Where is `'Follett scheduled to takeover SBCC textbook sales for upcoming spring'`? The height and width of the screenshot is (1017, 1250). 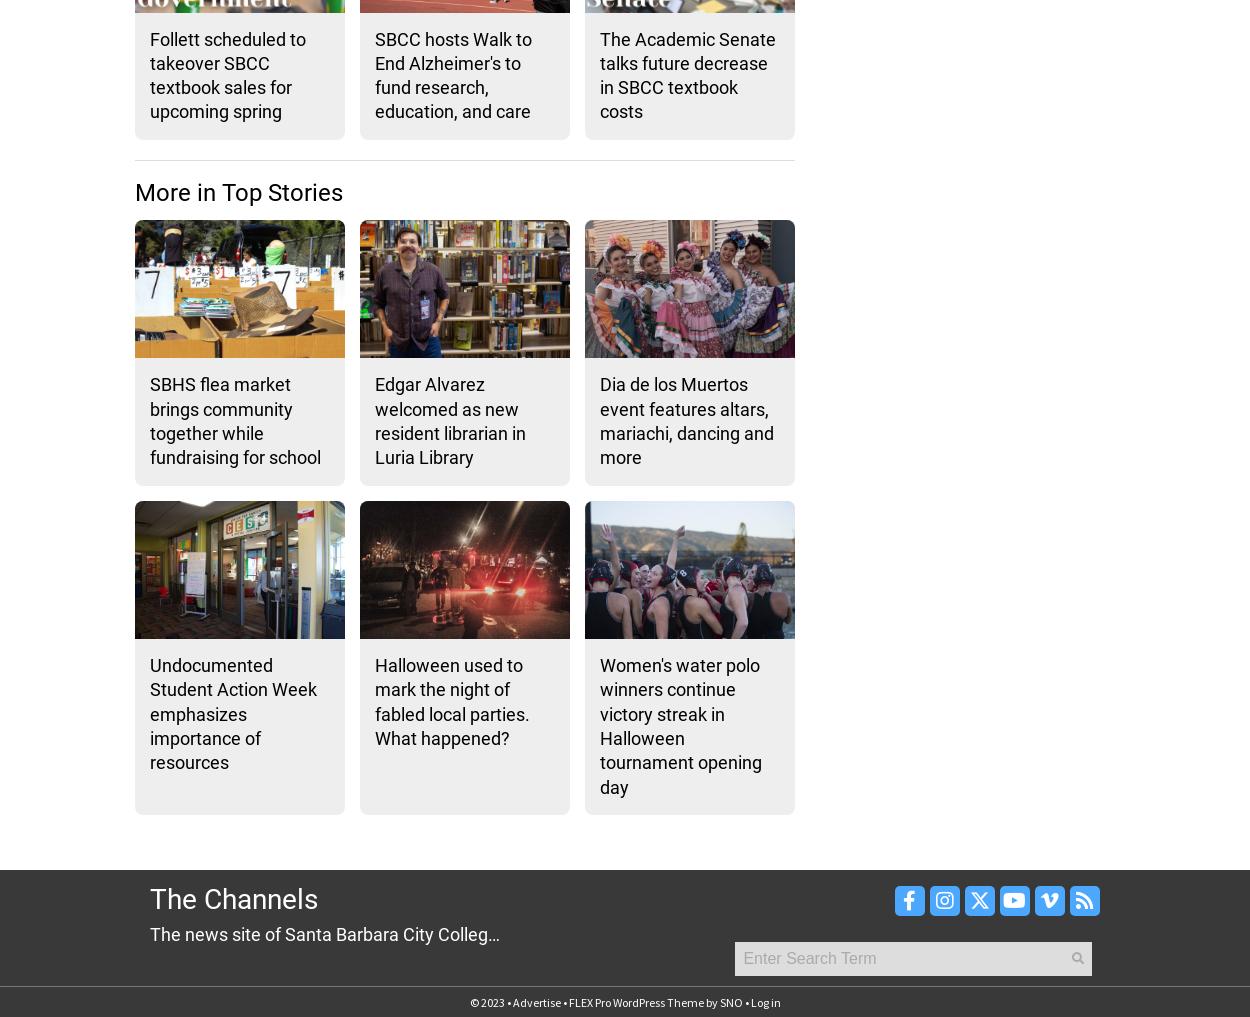
'Follett scheduled to takeover SBCC textbook sales for upcoming spring' is located at coordinates (227, 74).